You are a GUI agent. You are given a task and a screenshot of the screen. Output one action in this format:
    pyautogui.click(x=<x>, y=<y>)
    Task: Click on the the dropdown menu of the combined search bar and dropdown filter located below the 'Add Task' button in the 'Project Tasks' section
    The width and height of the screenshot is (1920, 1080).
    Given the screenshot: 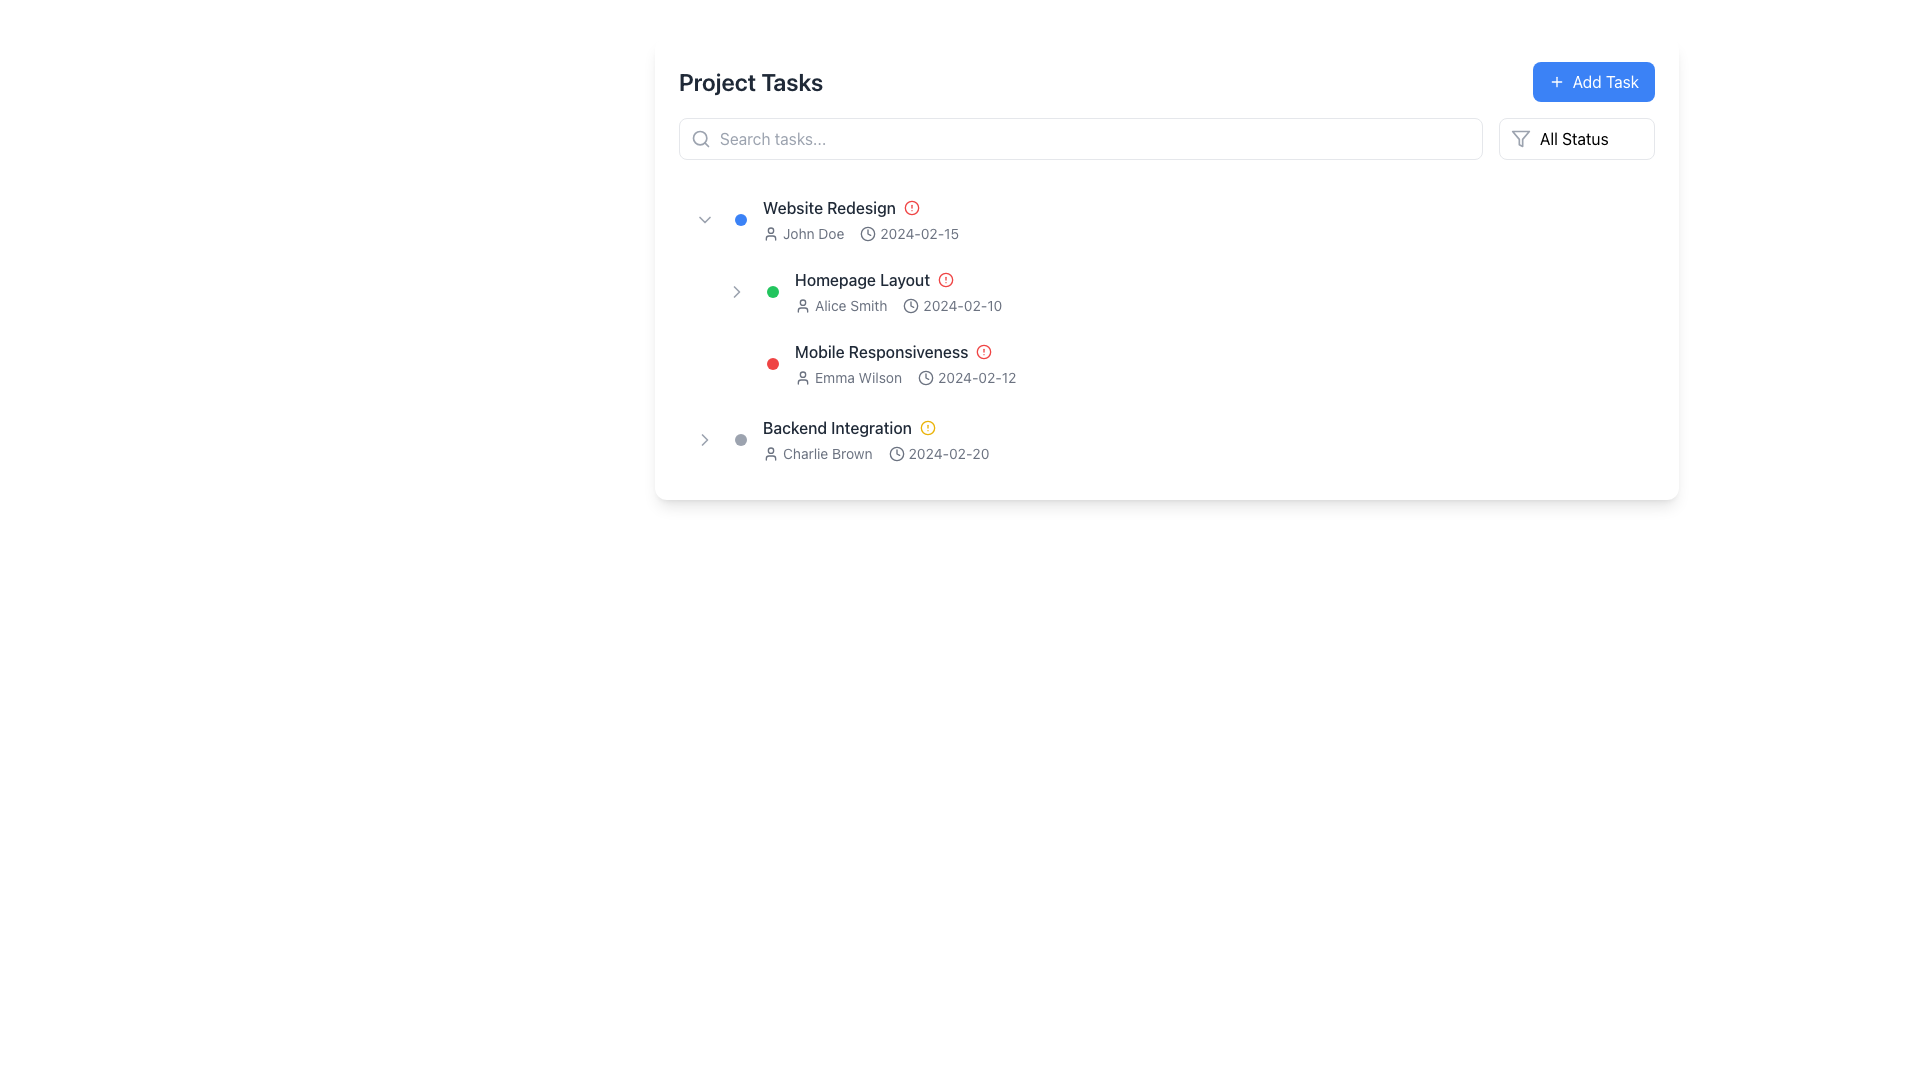 What is the action you would take?
    pyautogui.click(x=1166, y=137)
    